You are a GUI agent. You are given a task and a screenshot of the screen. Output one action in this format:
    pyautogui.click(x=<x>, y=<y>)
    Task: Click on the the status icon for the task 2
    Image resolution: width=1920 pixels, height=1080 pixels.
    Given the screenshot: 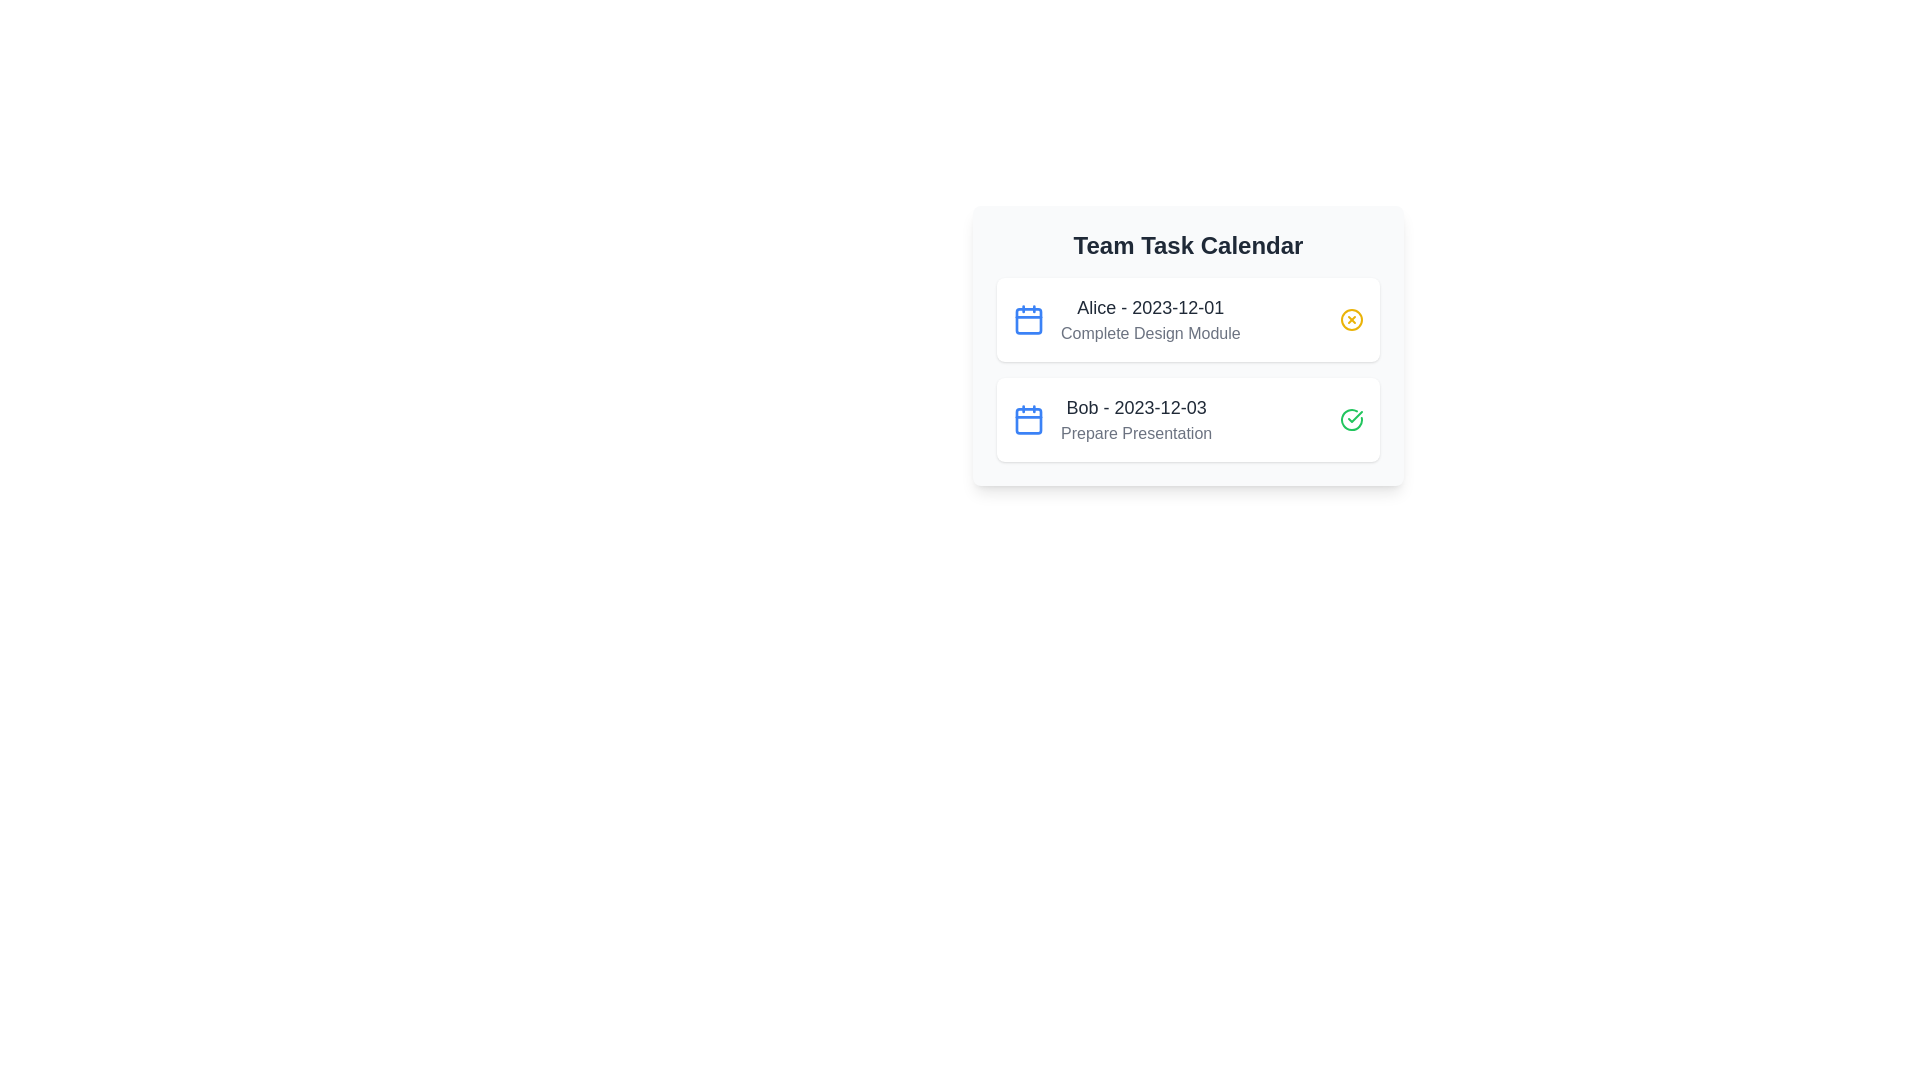 What is the action you would take?
    pyautogui.click(x=1352, y=419)
    